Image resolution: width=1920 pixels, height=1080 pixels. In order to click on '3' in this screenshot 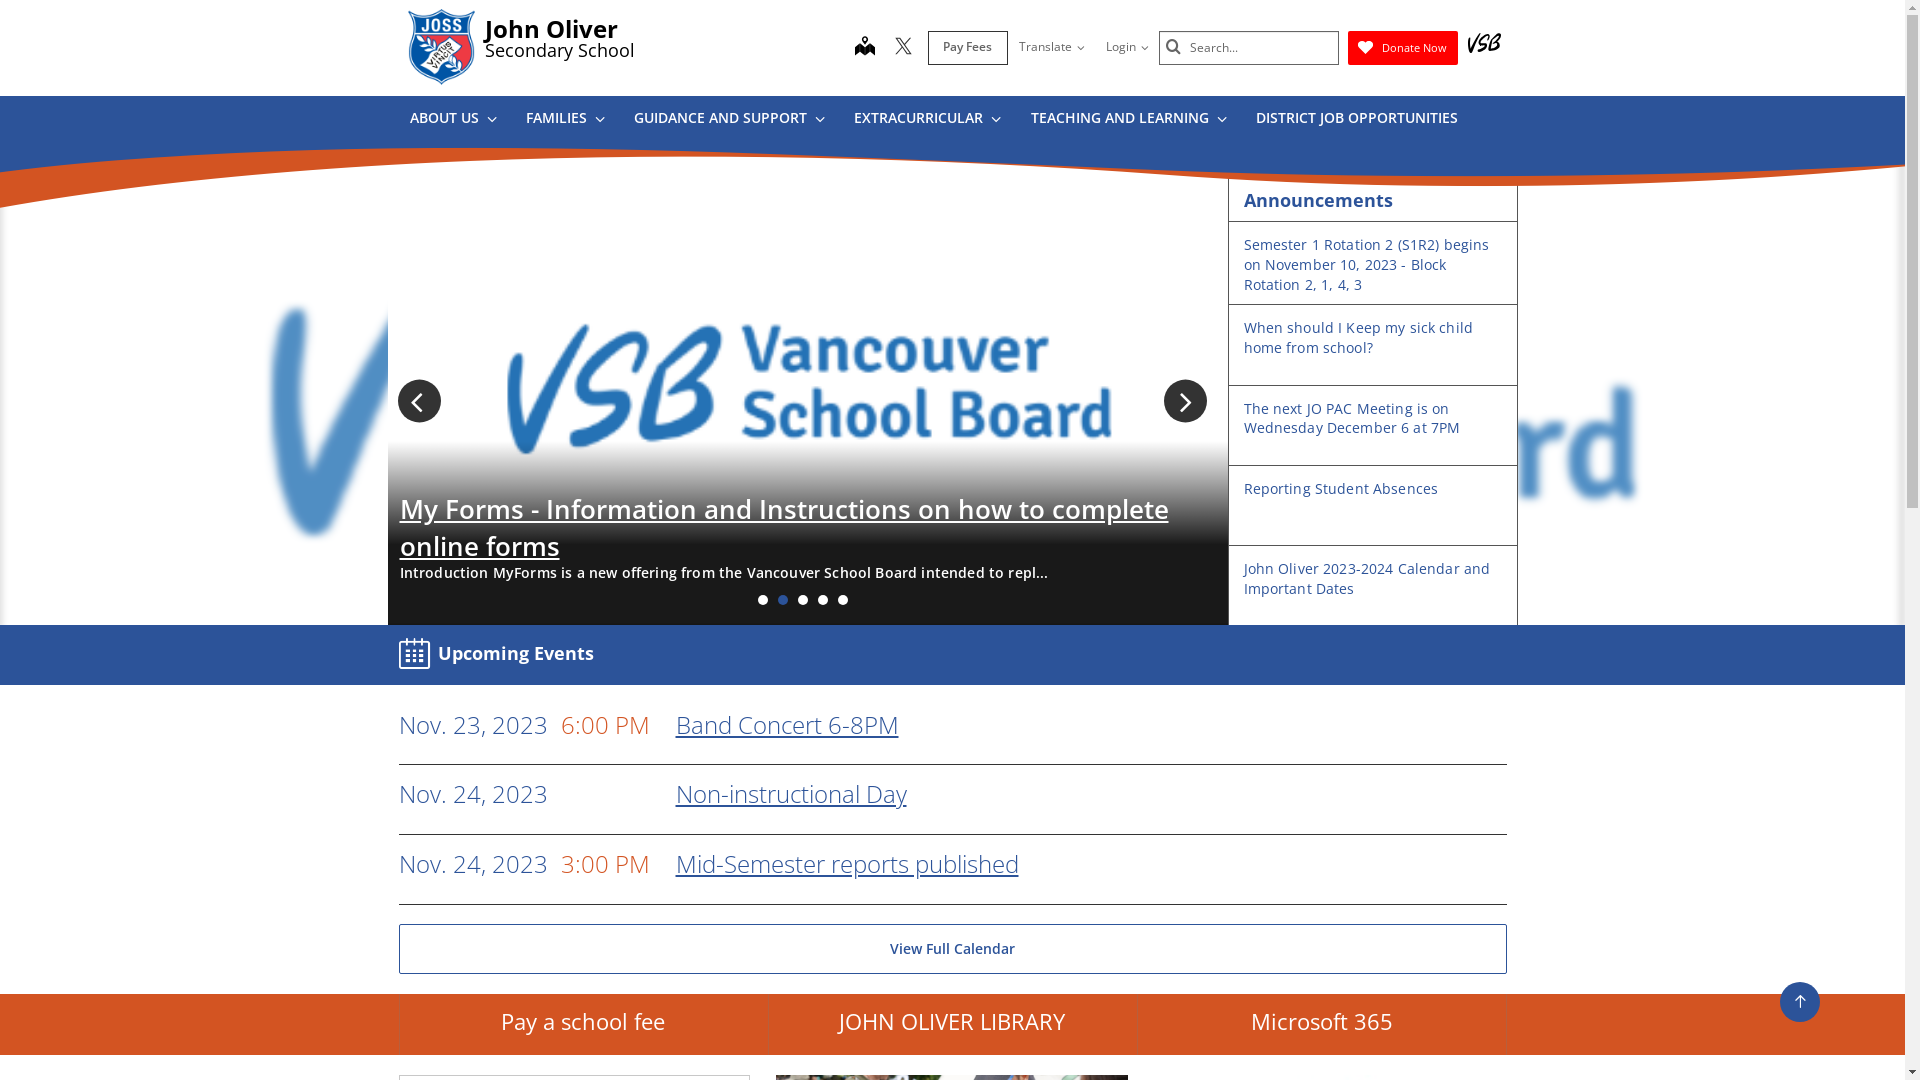, I will do `click(802, 599)`.